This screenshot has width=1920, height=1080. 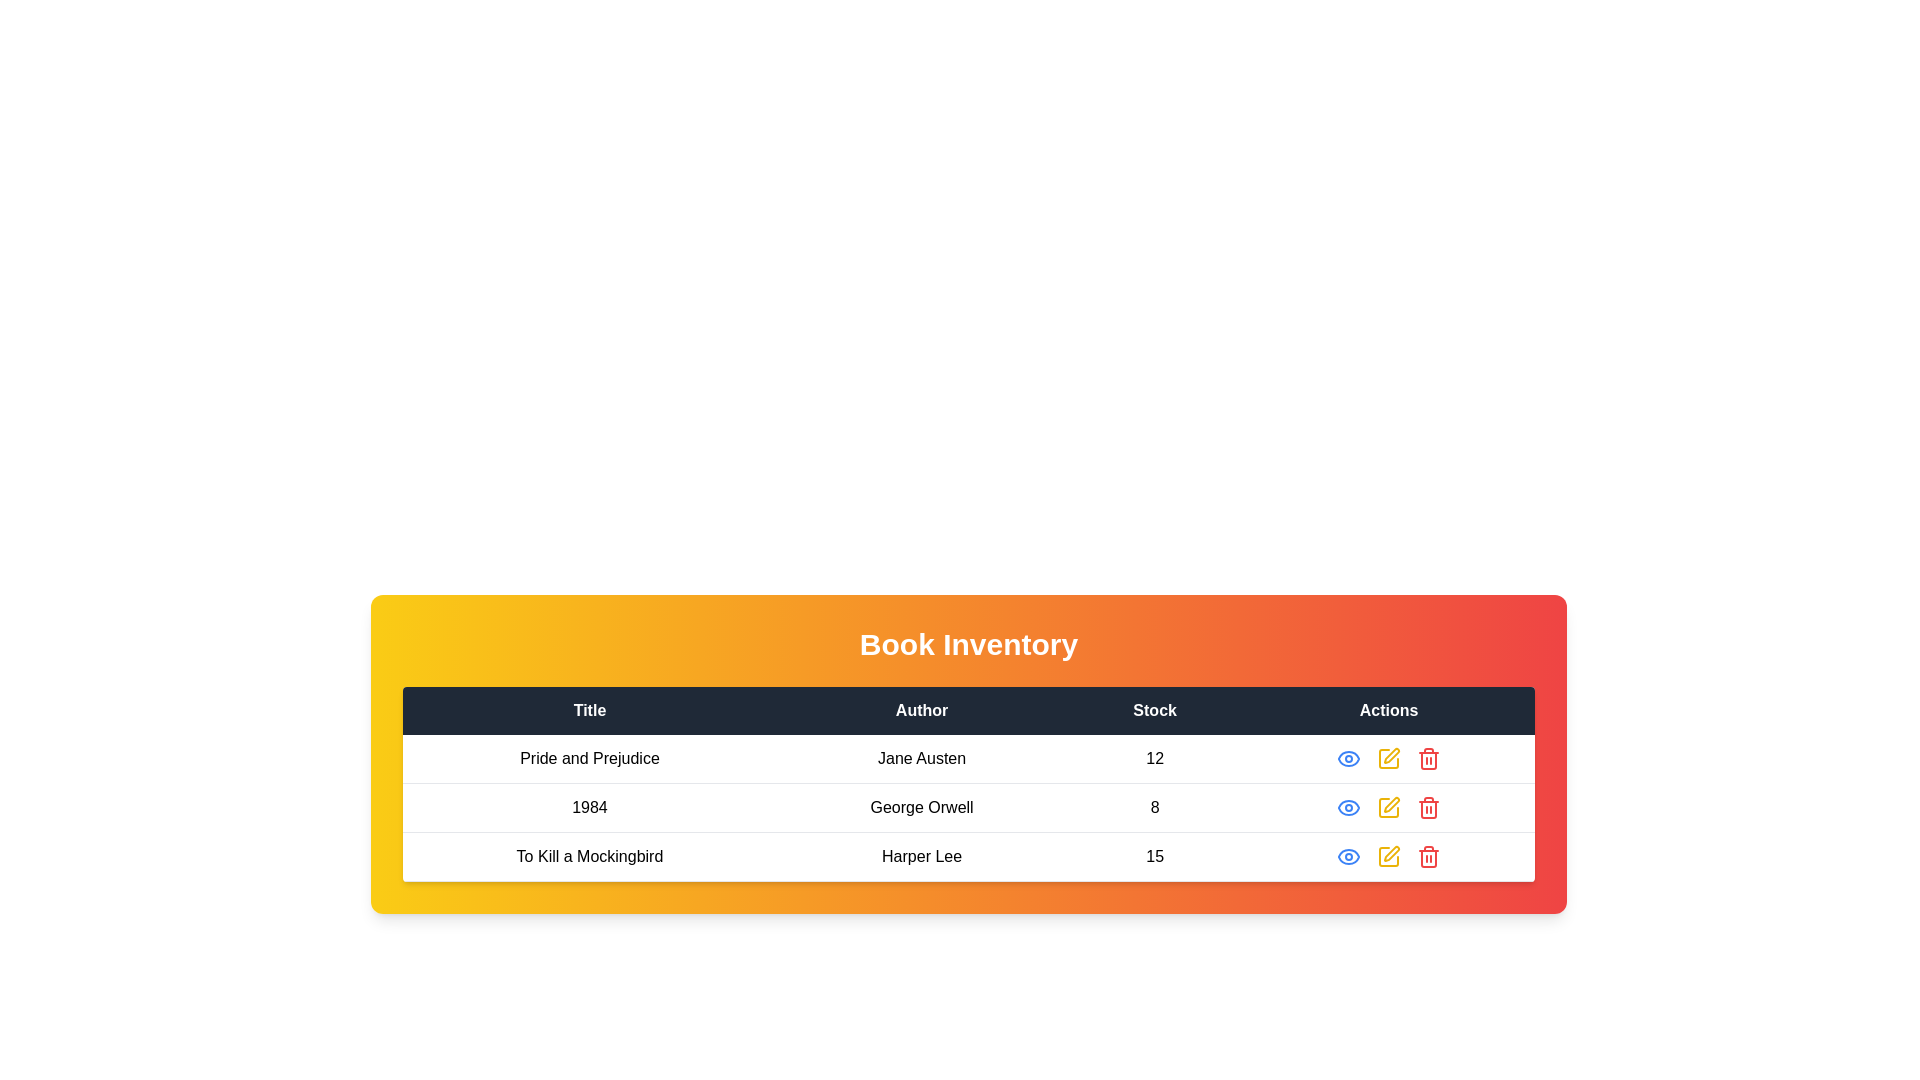 I want to click on the text label displaying the number '8' under the 'Stock' column in the table for the book '1984' by George Orwell, so click(x=1155, y=806).